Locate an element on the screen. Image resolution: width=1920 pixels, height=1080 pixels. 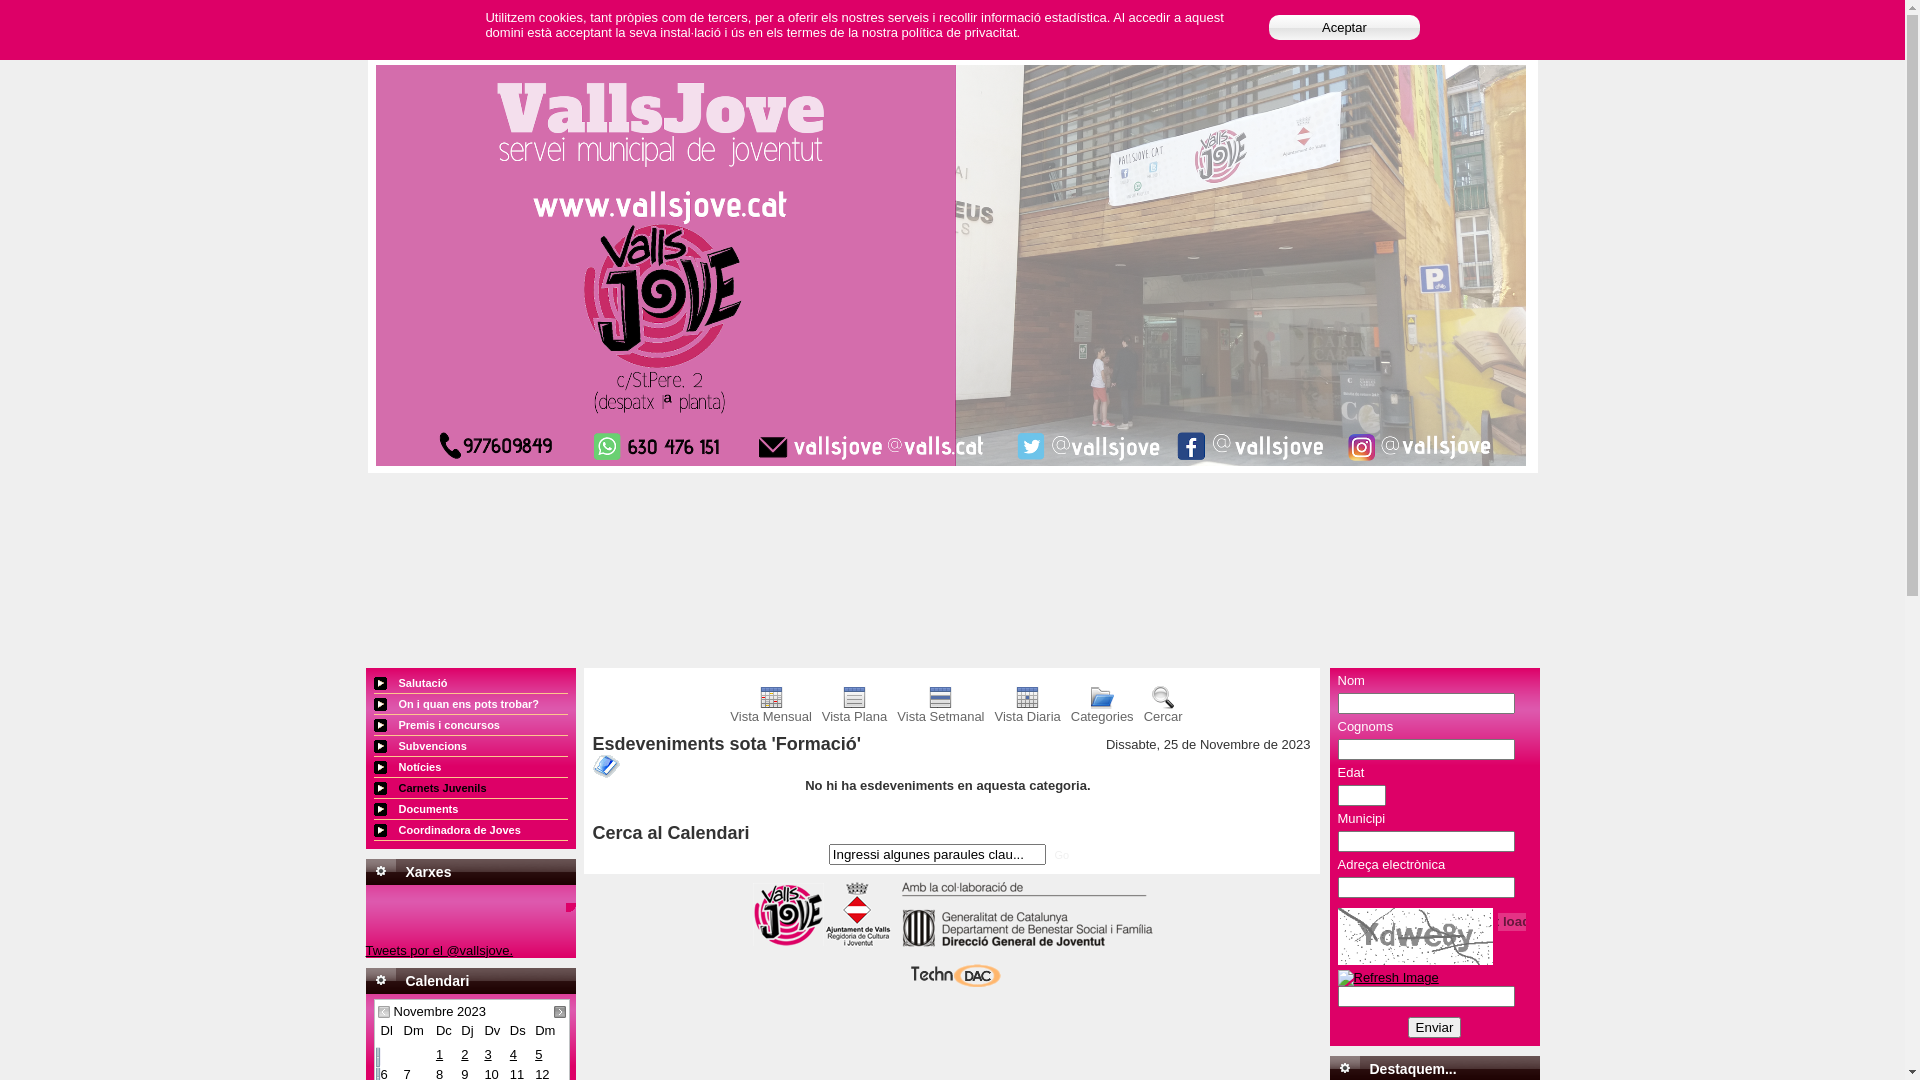
'Subvencions' is located at coordinates (469, 746).